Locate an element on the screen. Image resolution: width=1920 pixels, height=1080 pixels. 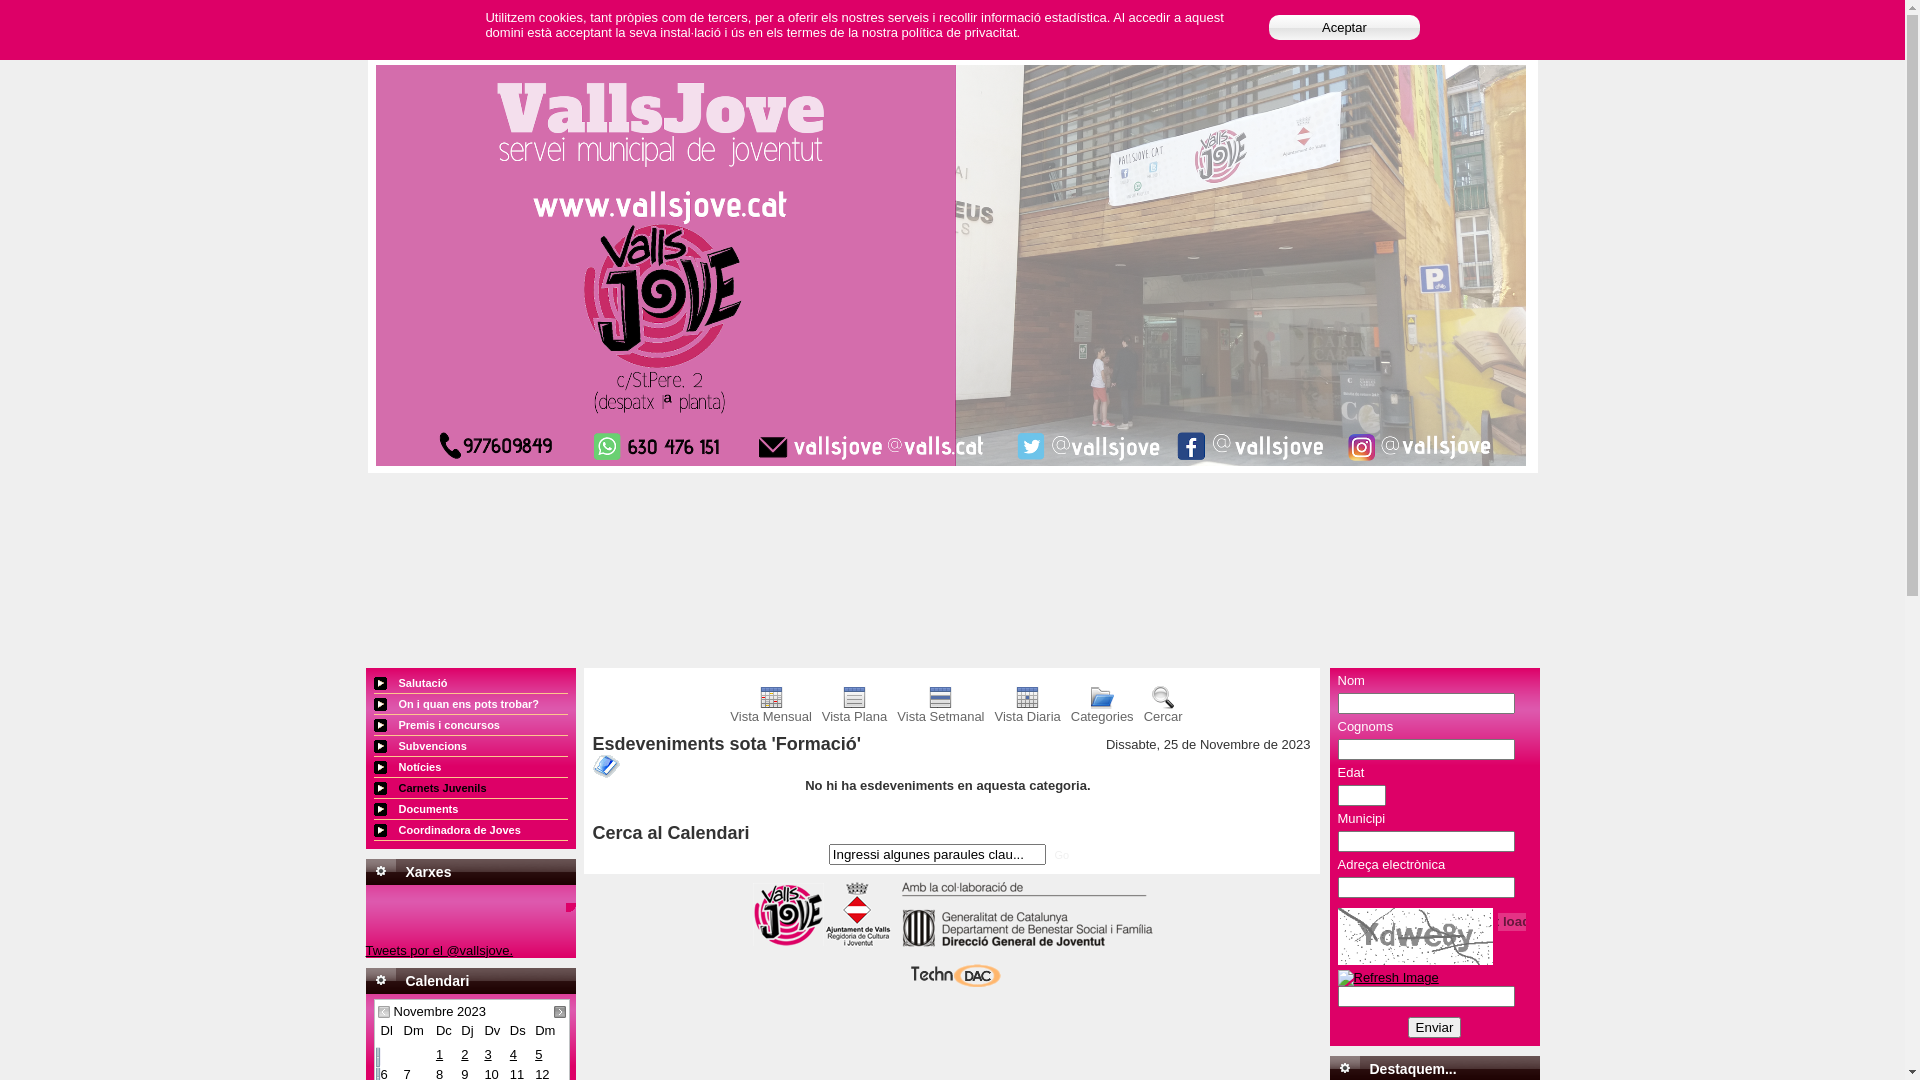
'Subvencions' is located at coordinates (469, 746).